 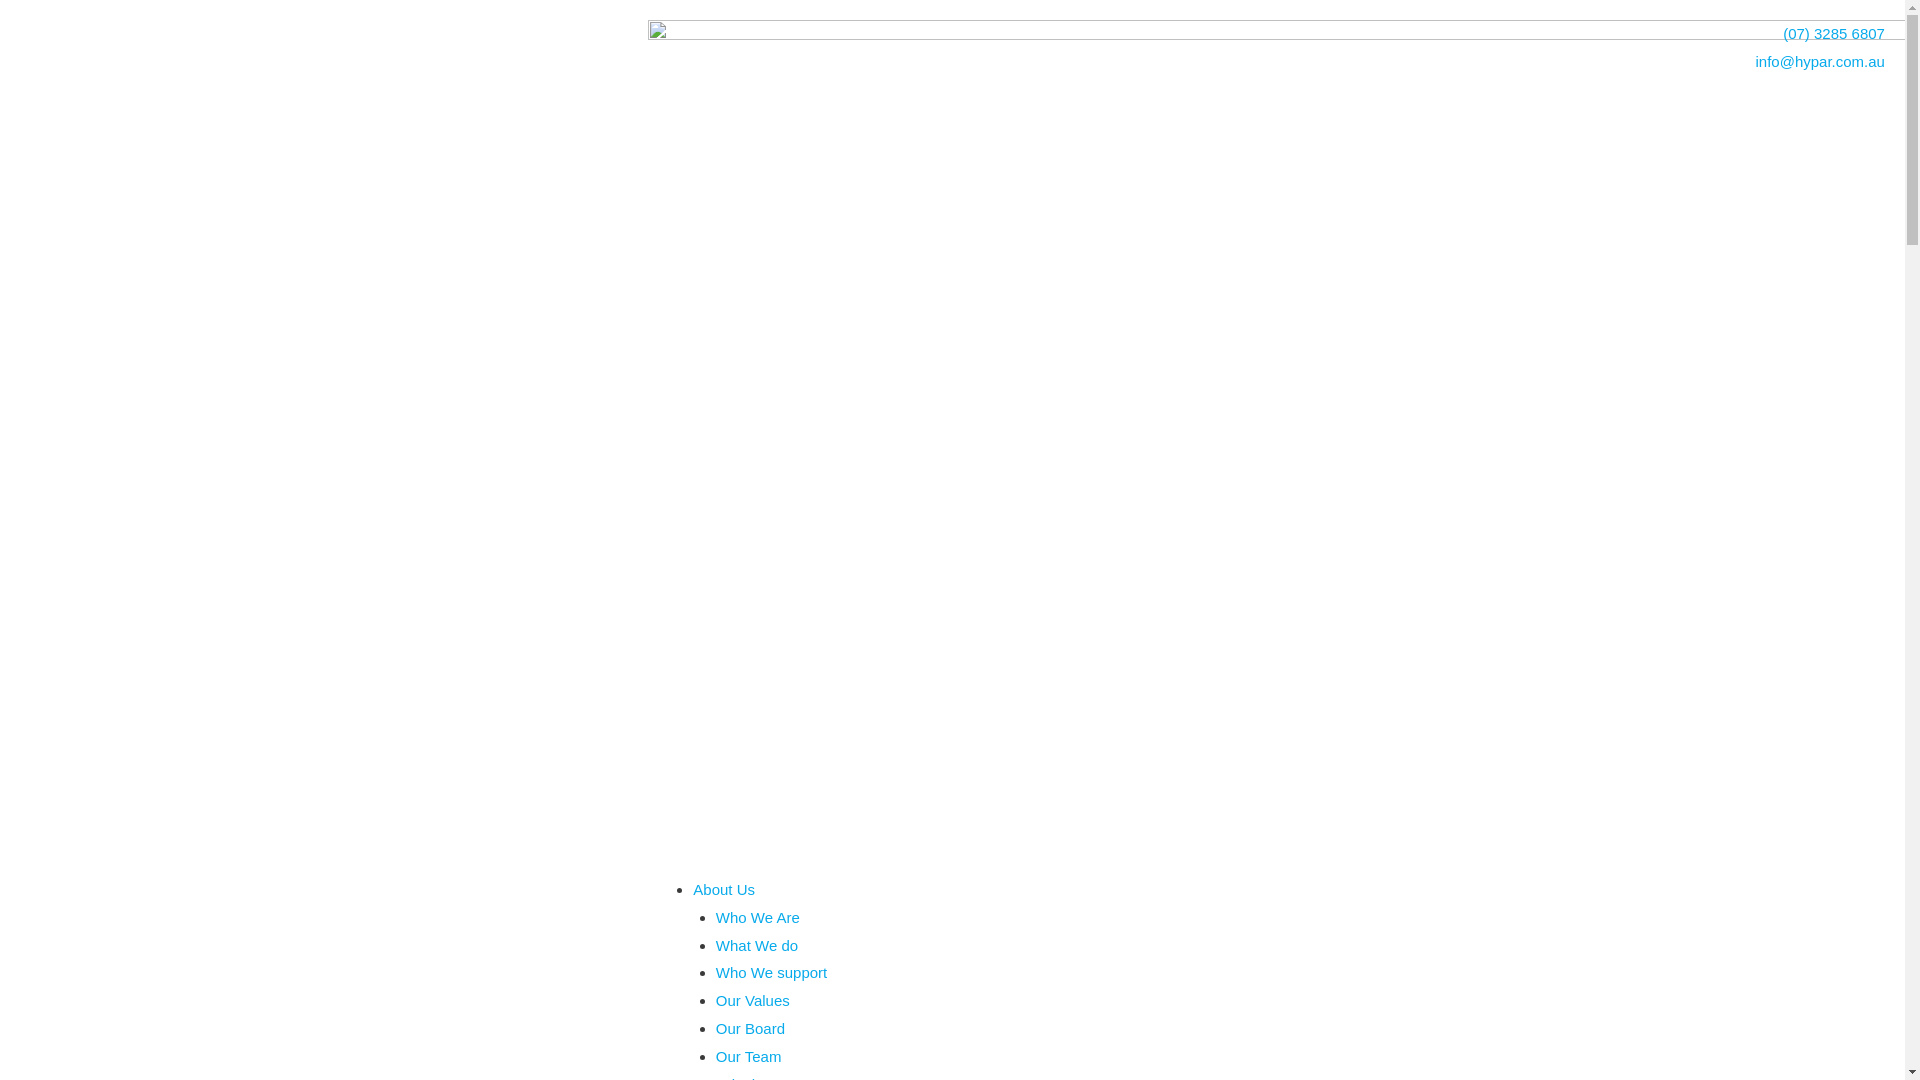 I want to click on 'Our Values', so click(x=752, y=1000).